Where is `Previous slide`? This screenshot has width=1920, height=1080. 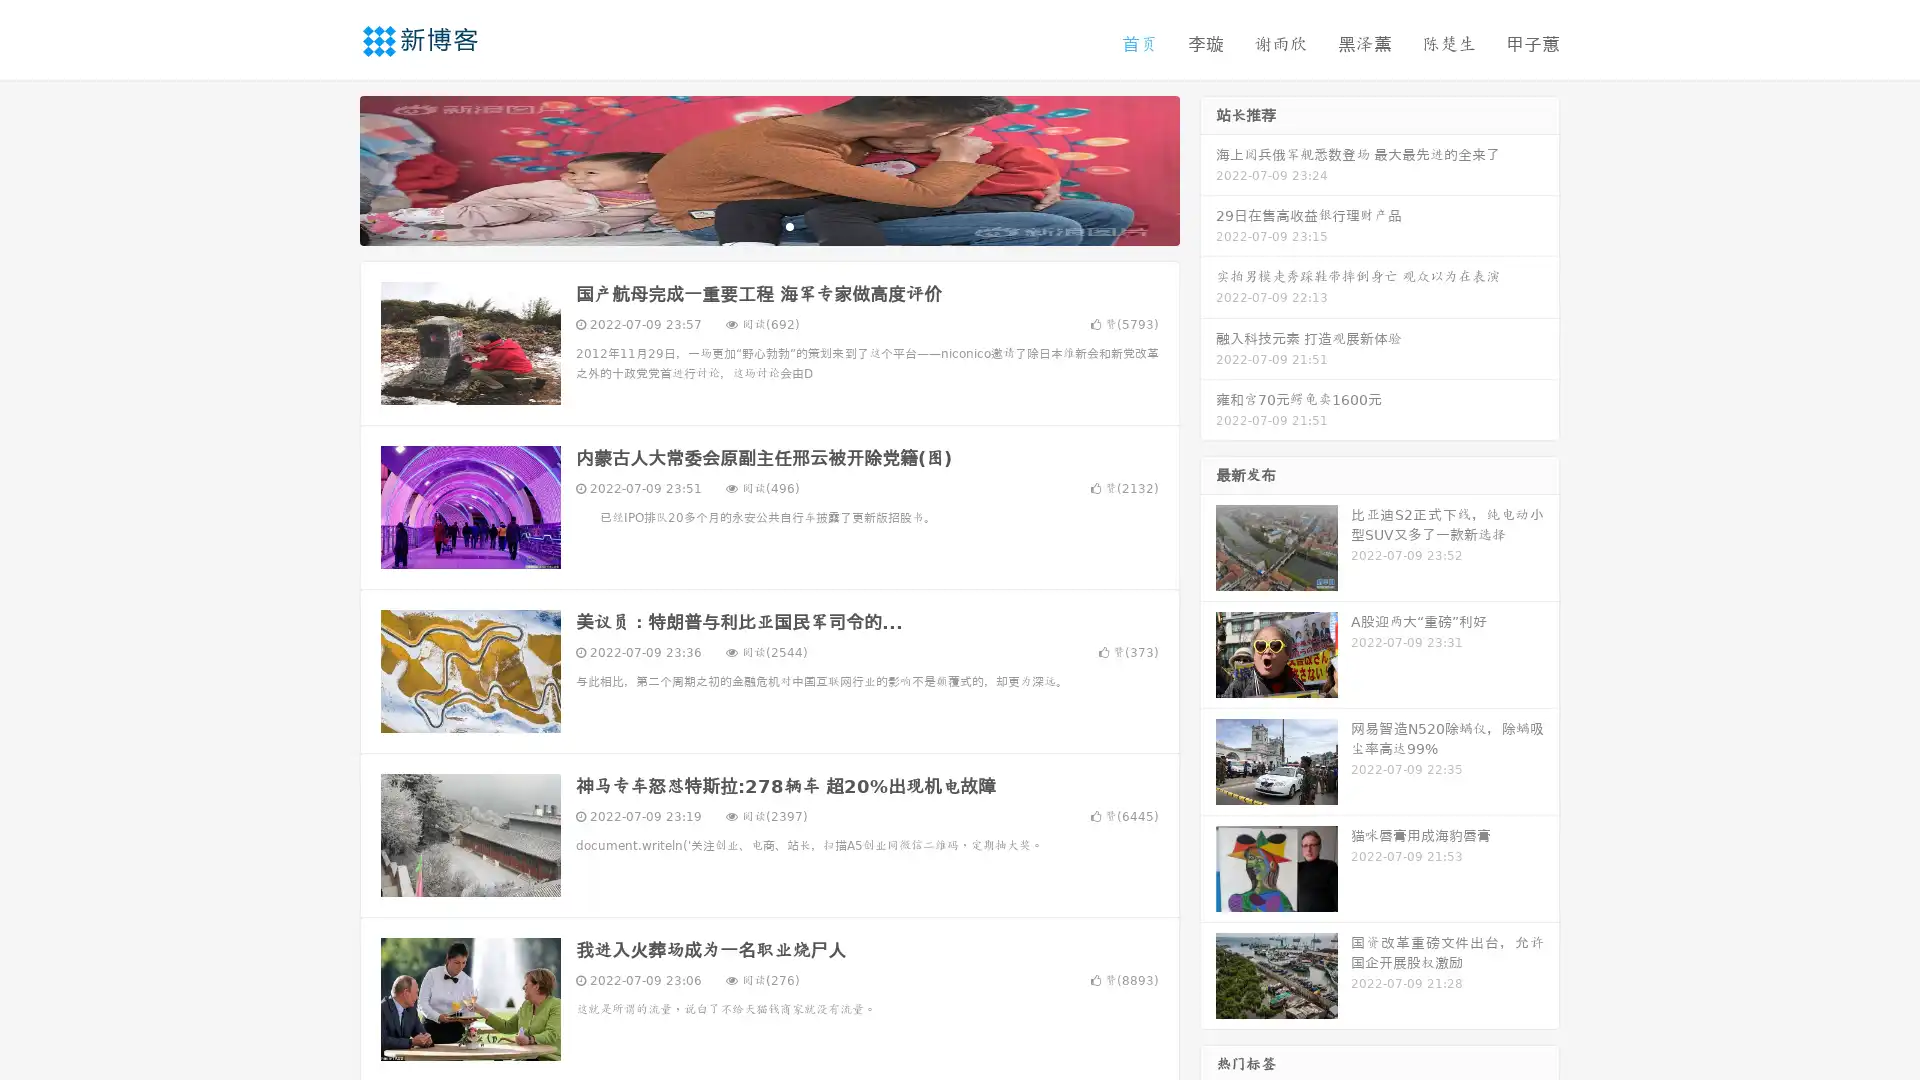 Previous slide is located at coordinates (330, 168).